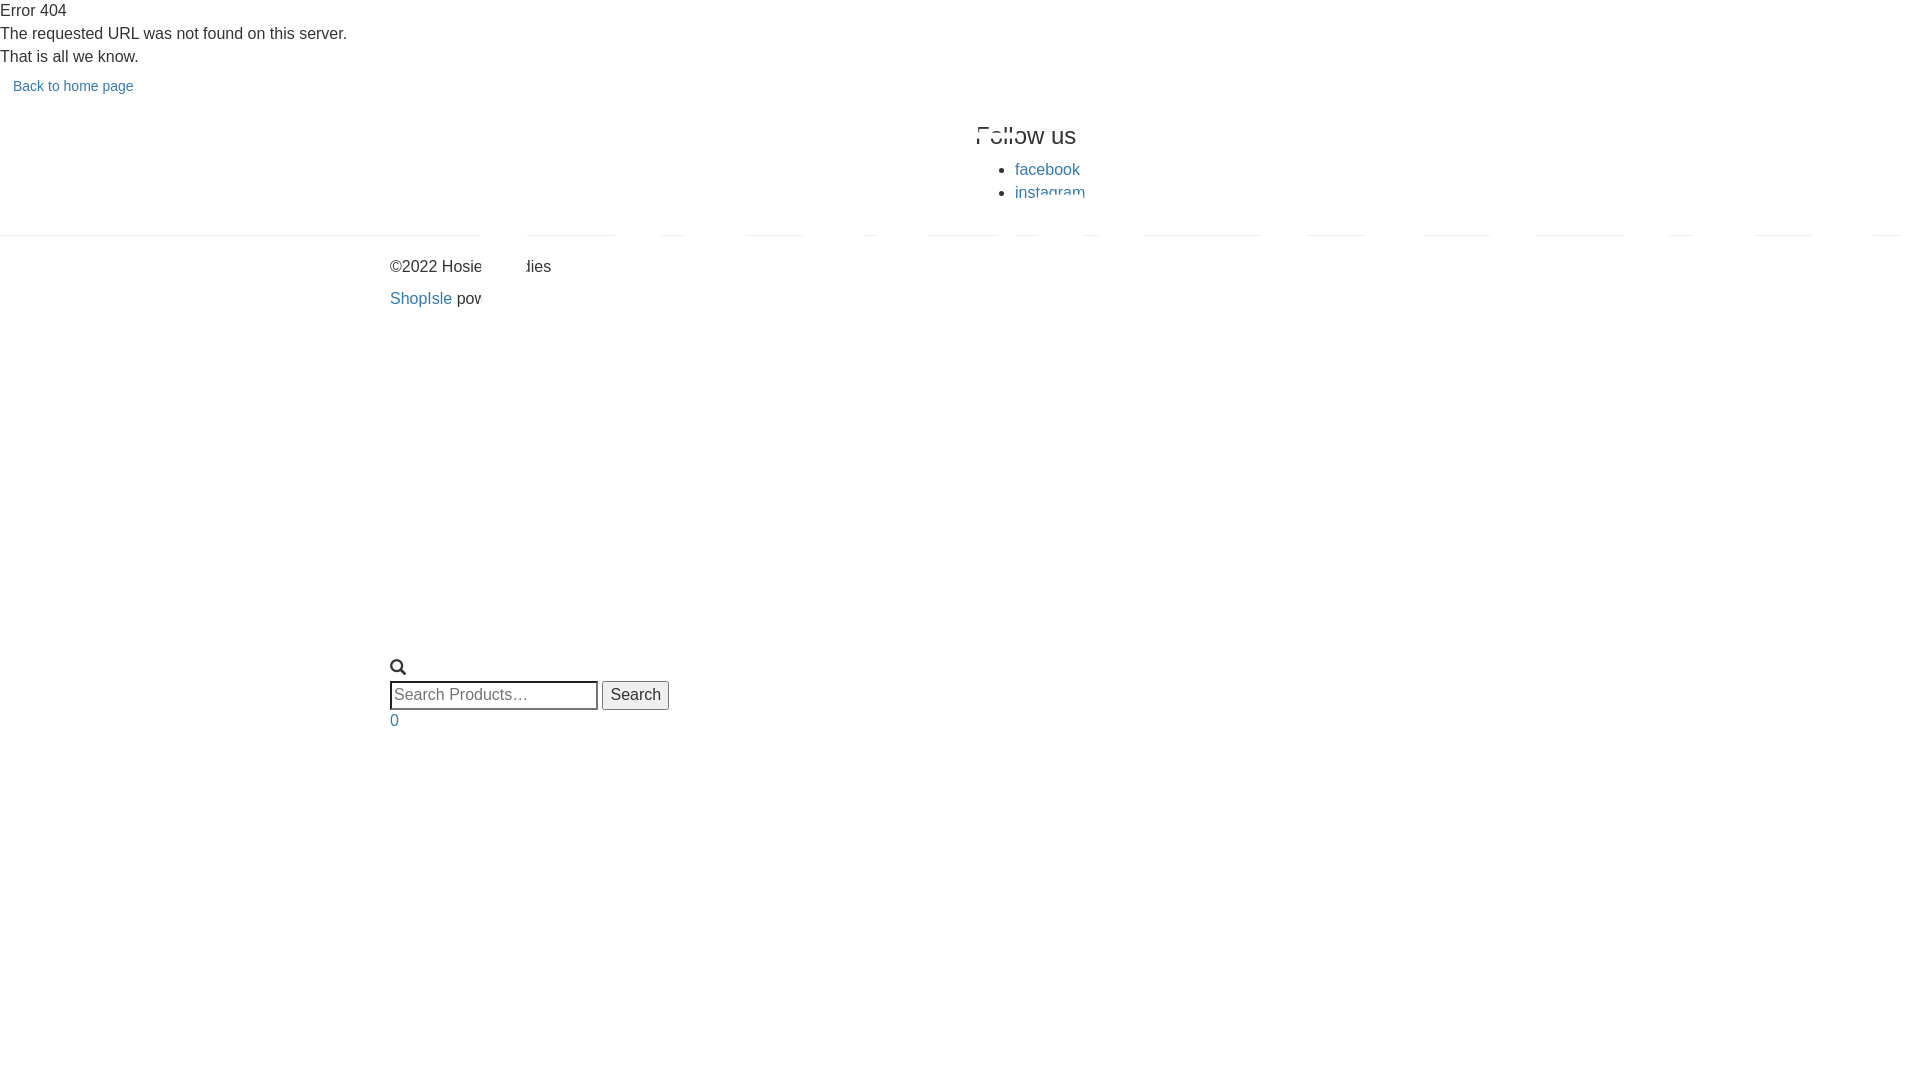  I want to click on '0', so click(389, 720).